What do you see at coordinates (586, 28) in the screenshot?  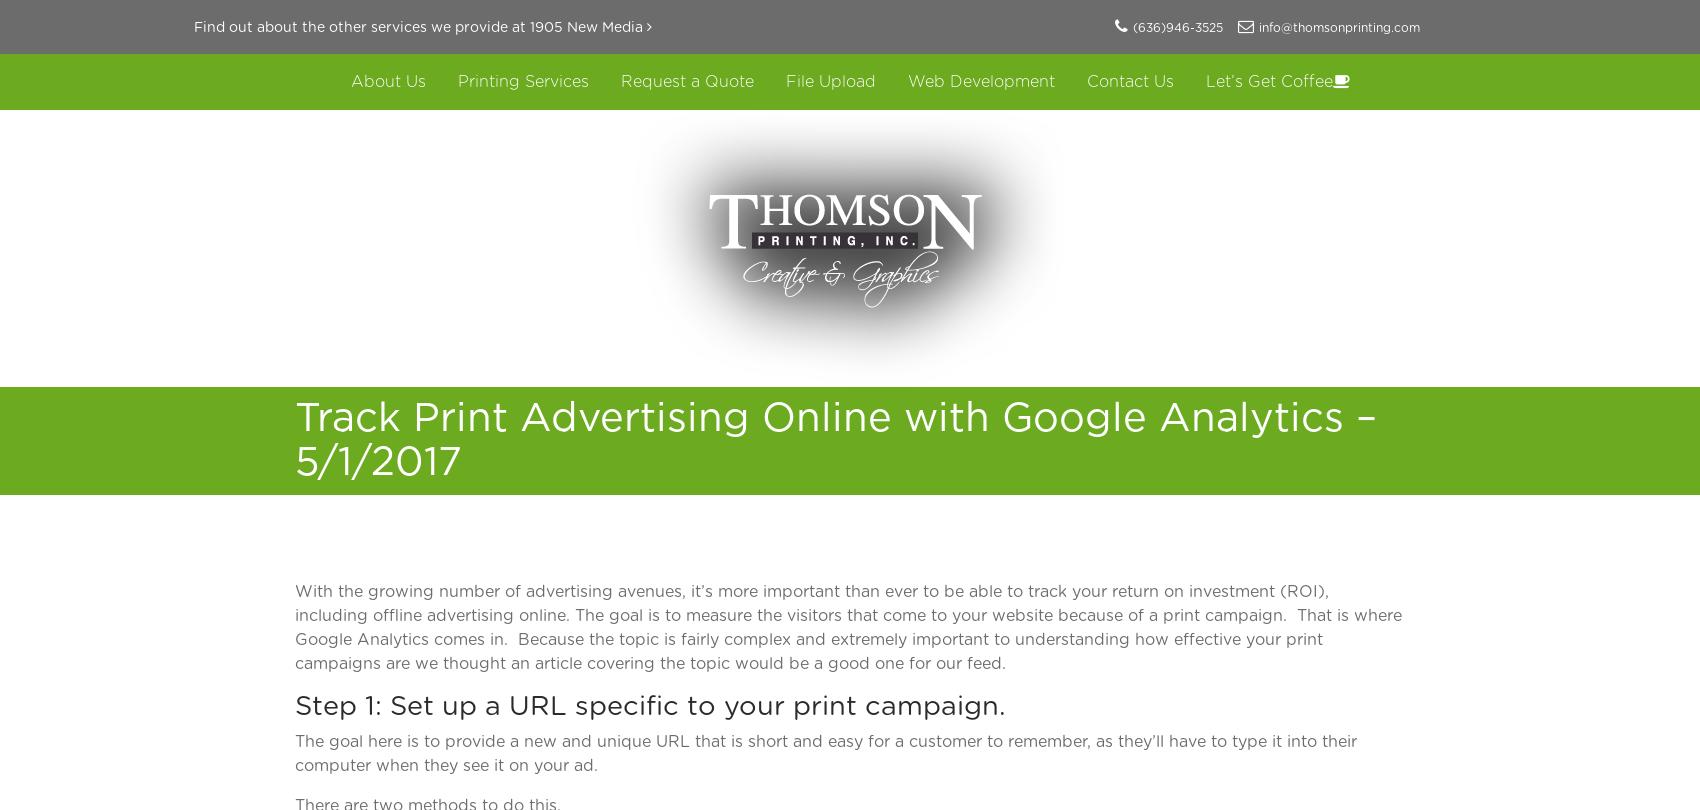 I see `'1905 New Media'` at bounding box center [586, 28].